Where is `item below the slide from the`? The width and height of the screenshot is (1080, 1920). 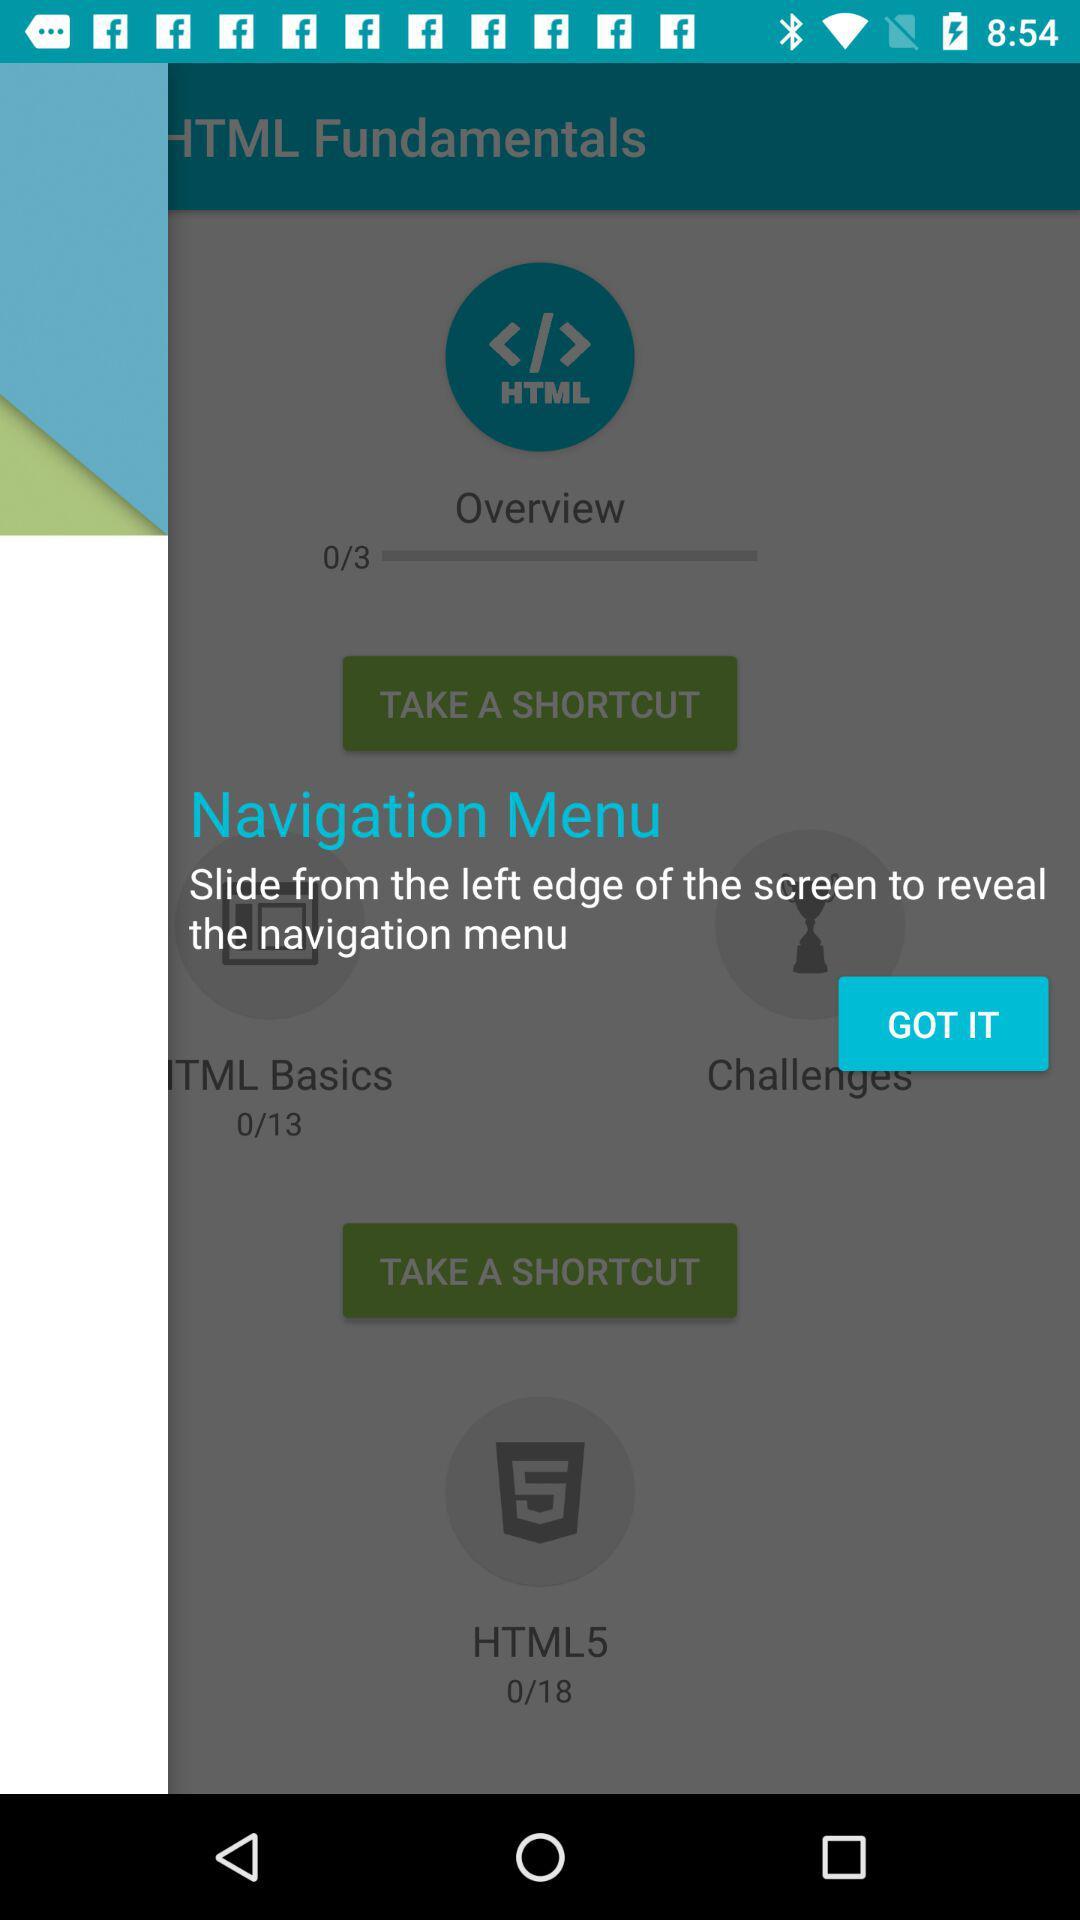
item below the slide from the is located at coordinates (943, 1023).